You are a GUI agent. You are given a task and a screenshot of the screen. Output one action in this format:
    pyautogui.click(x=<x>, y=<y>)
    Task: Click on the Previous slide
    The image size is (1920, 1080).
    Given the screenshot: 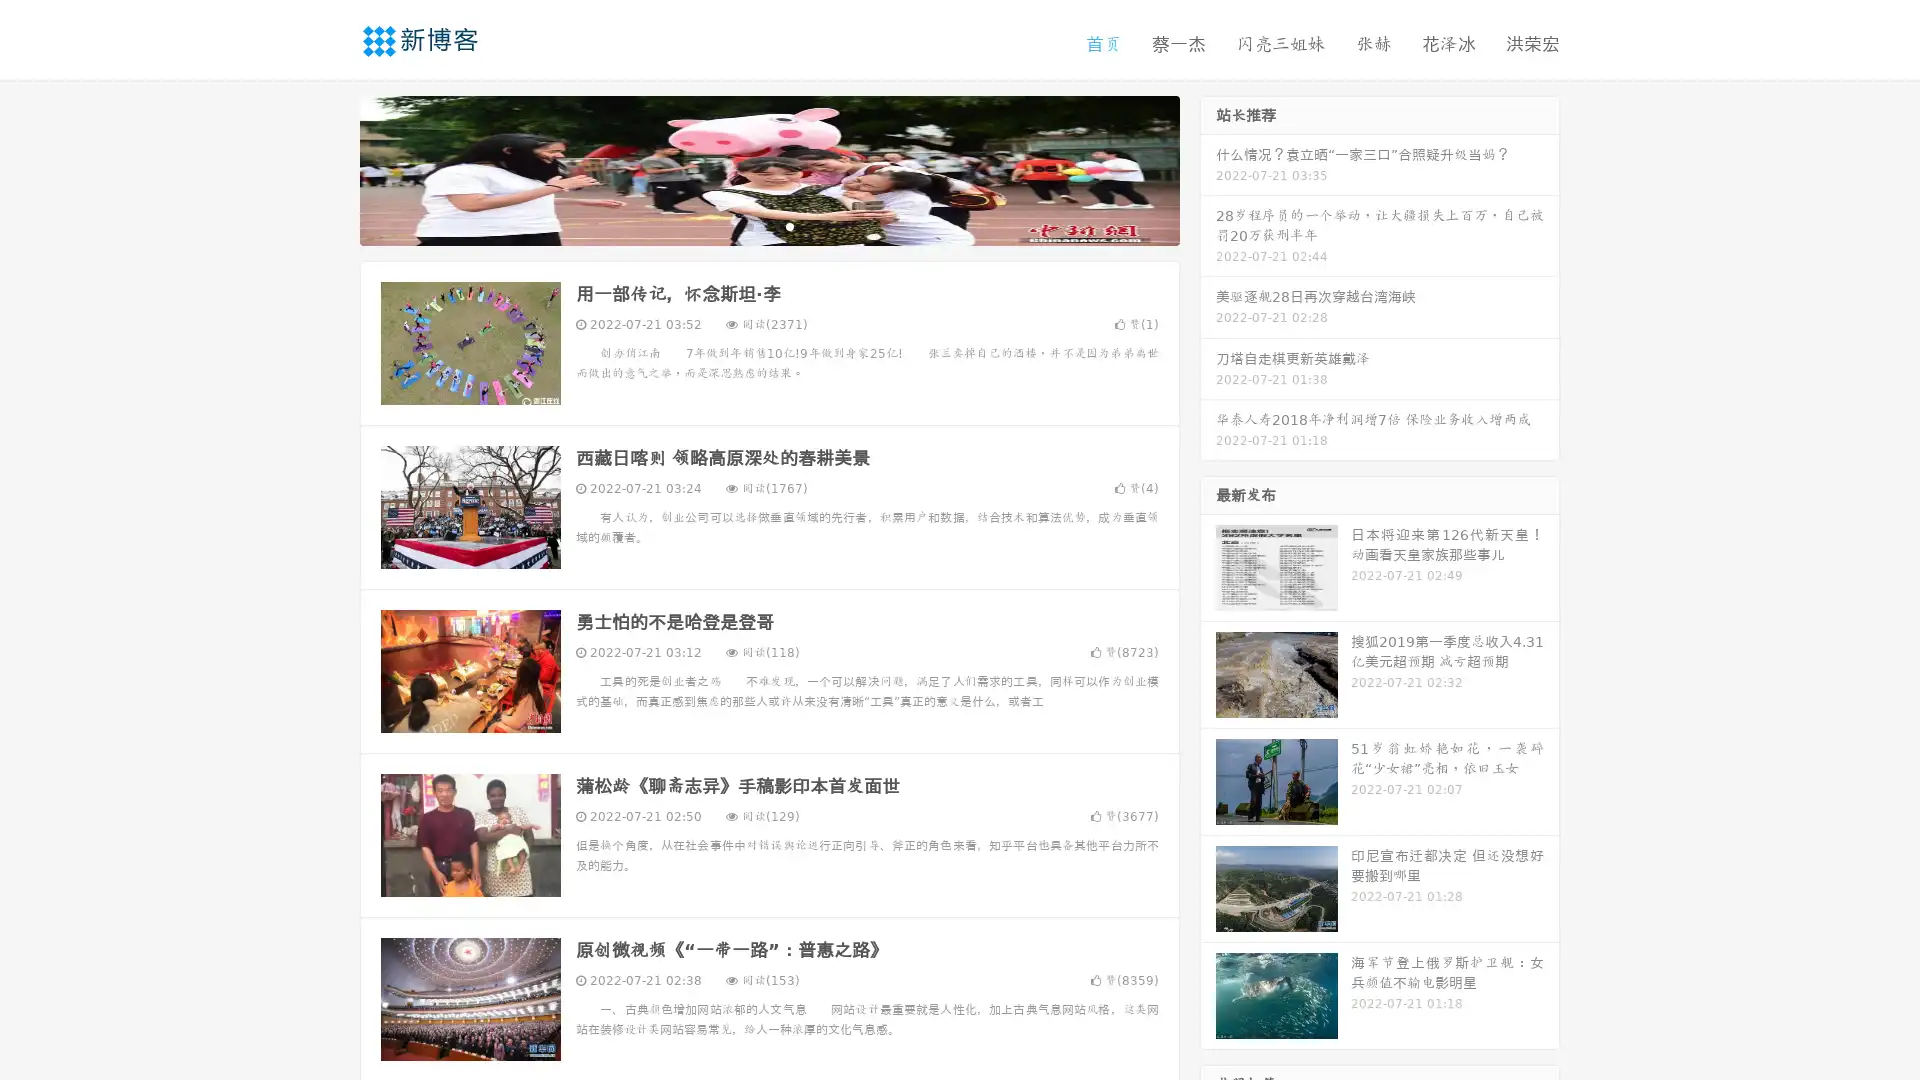 What is the action you would take?
    pyautogui.click(x=330, y=168)
    